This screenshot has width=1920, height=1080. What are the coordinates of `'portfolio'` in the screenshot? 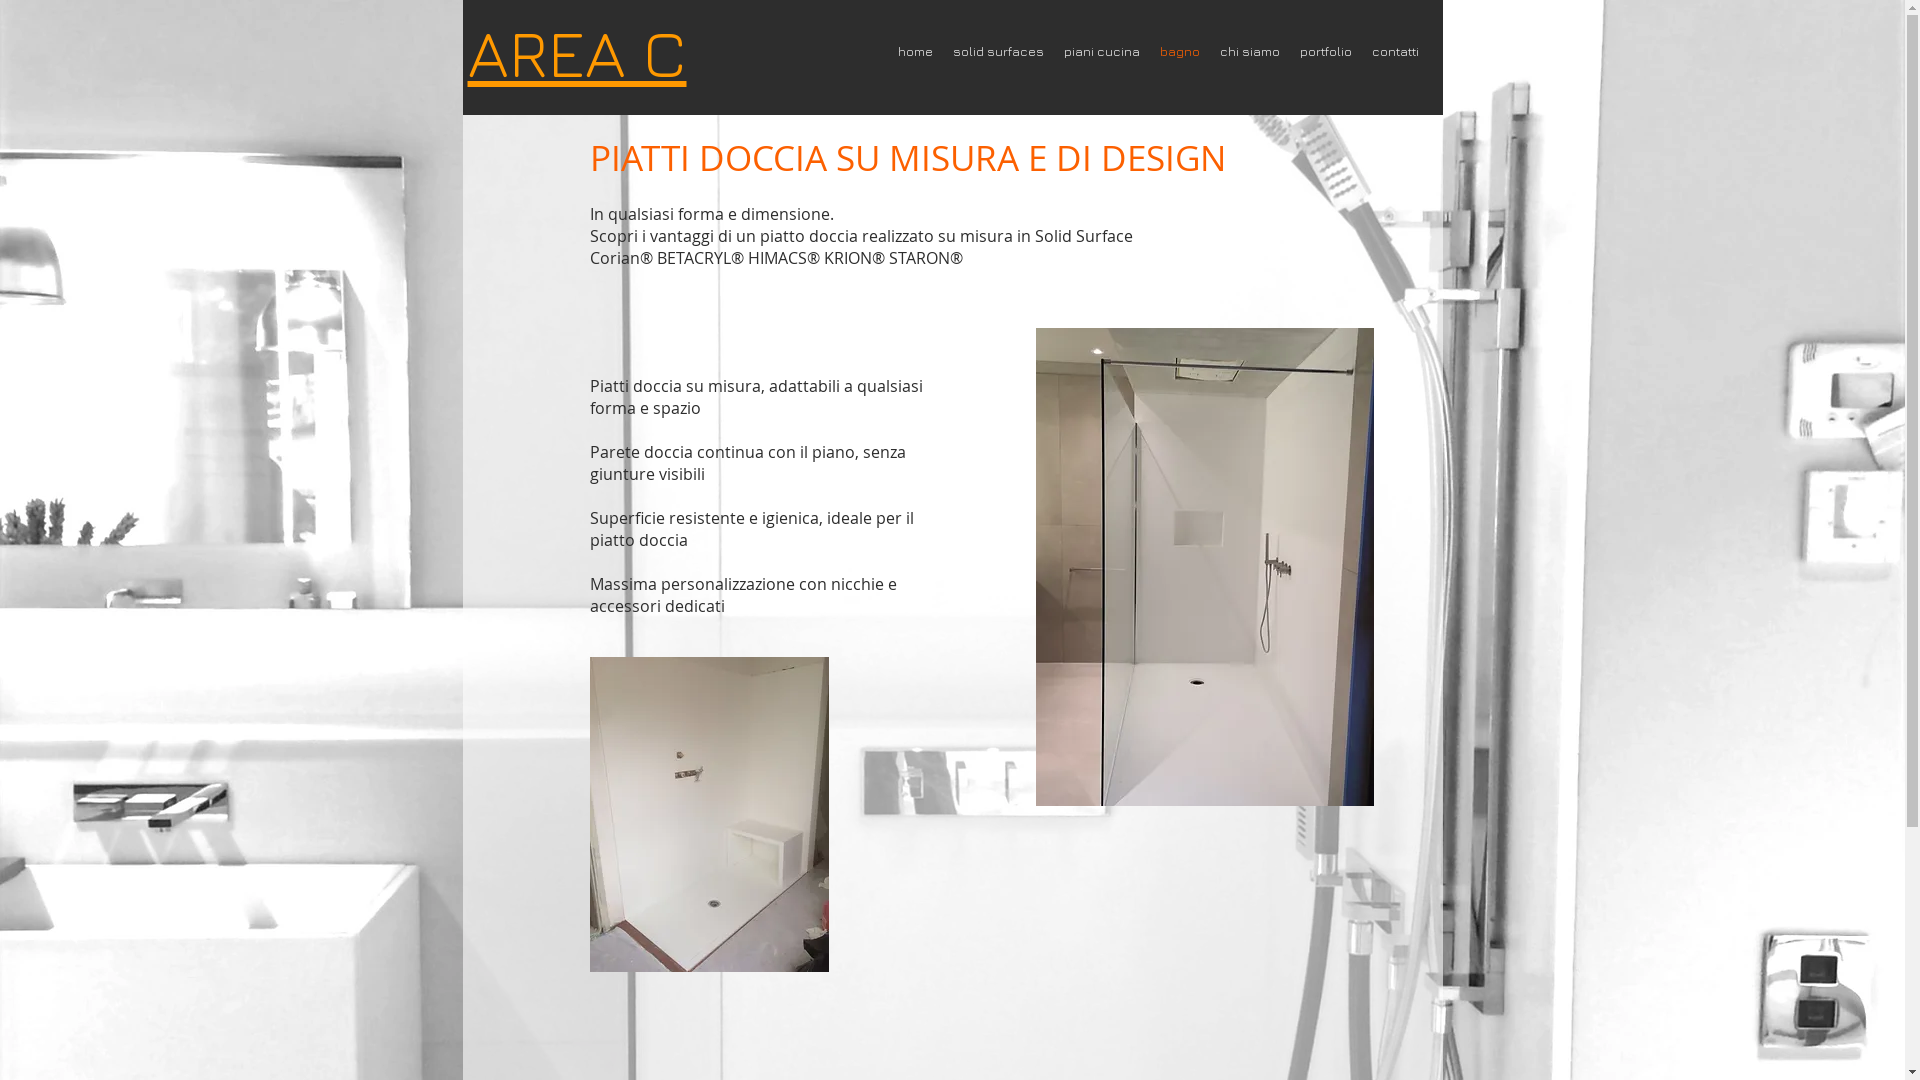 It's located at (1325, 50).